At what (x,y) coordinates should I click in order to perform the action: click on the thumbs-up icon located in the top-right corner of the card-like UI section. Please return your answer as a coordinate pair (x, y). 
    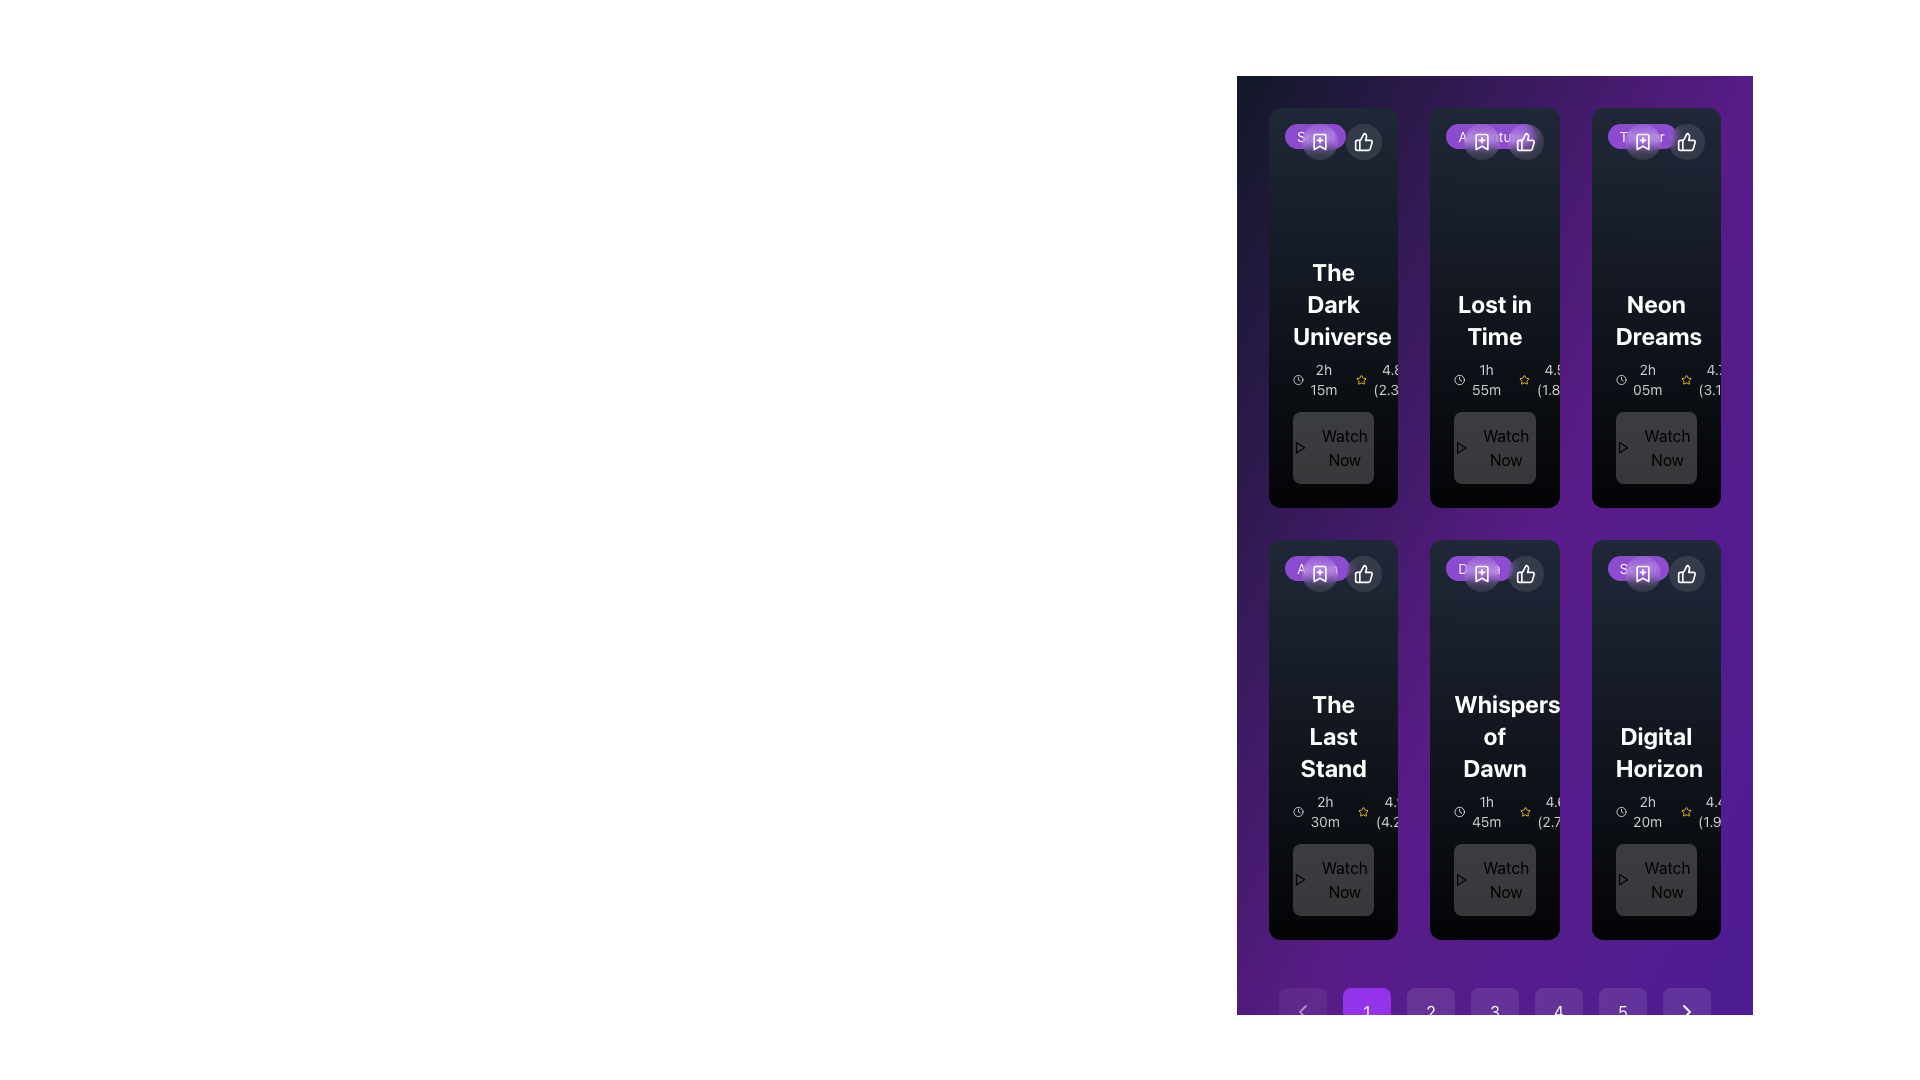
    Looking at the image, I should click on (1685, 574).